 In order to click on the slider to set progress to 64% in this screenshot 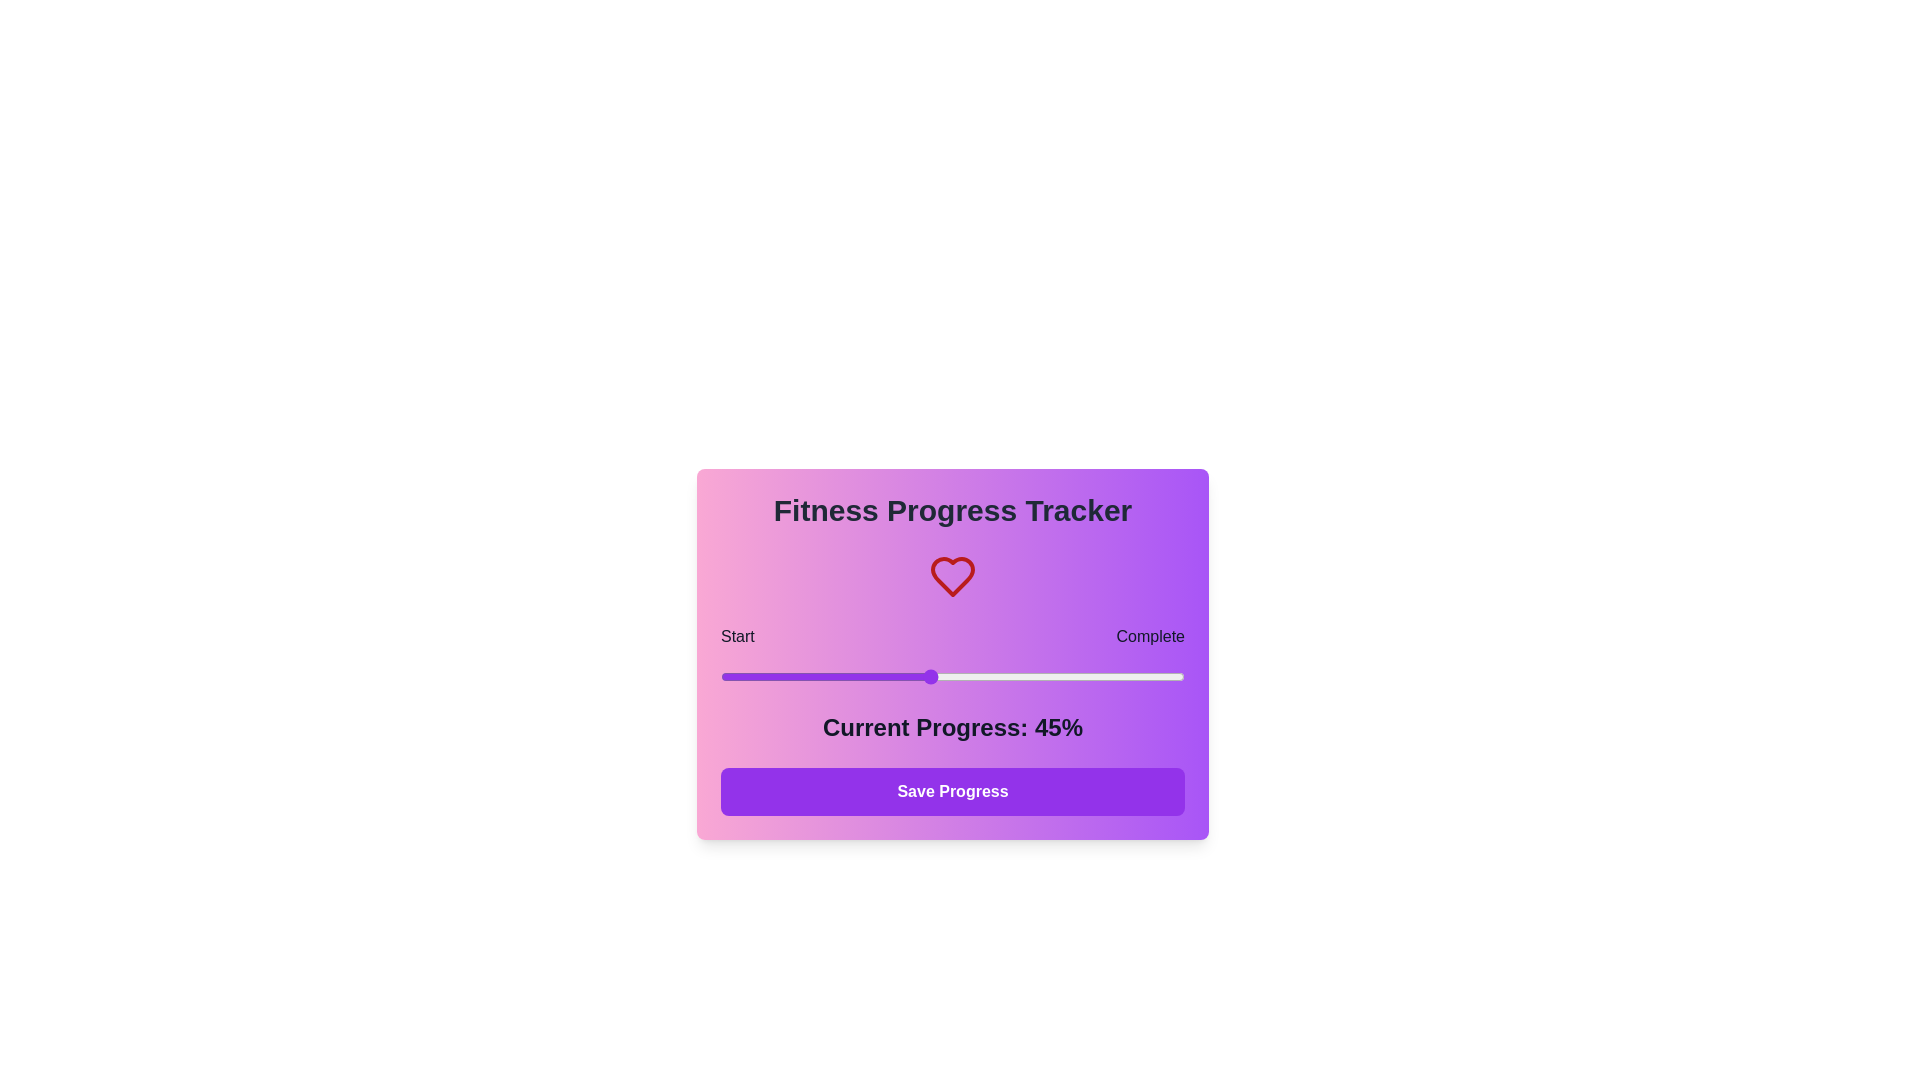, I will do `click(1017, 676)`.